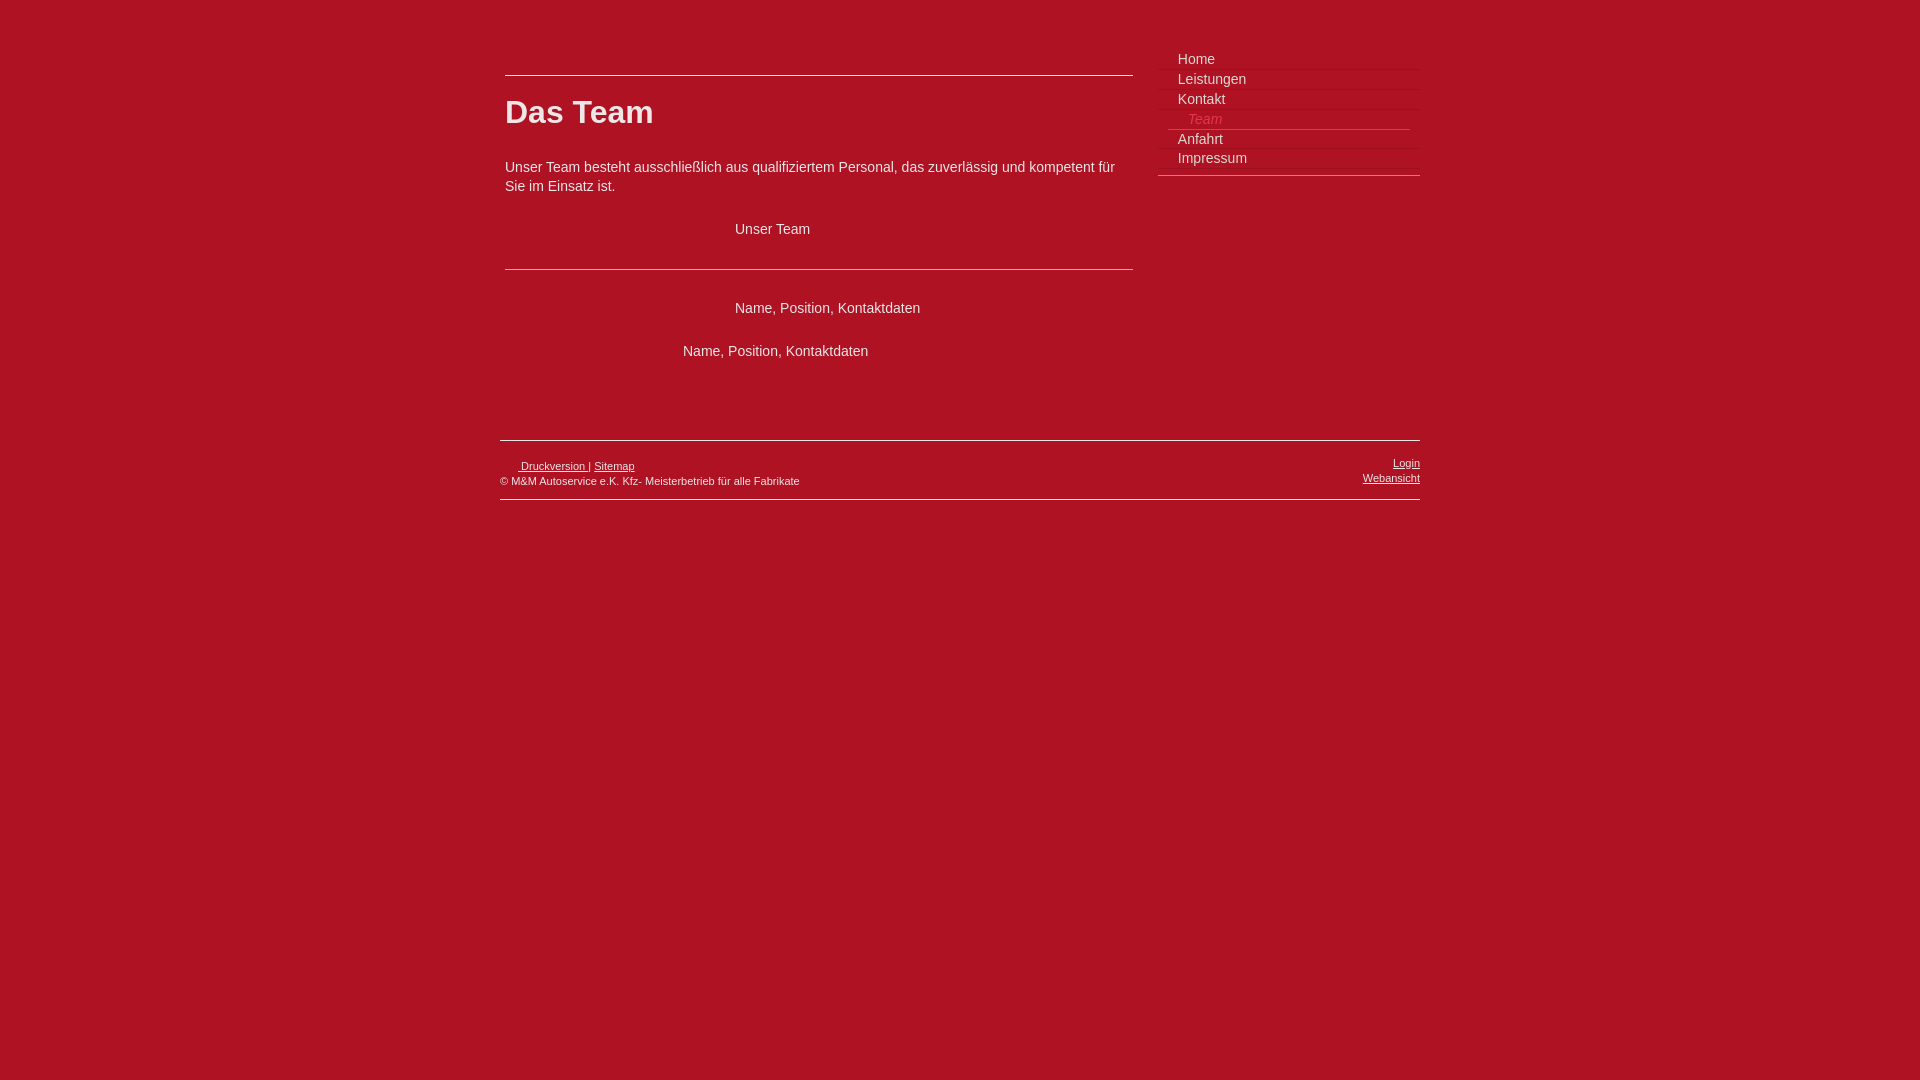 Image resolution: width=1920 pixels, height=1080 pixels. I want to click on 'Webansicht', so click(1390, 478).